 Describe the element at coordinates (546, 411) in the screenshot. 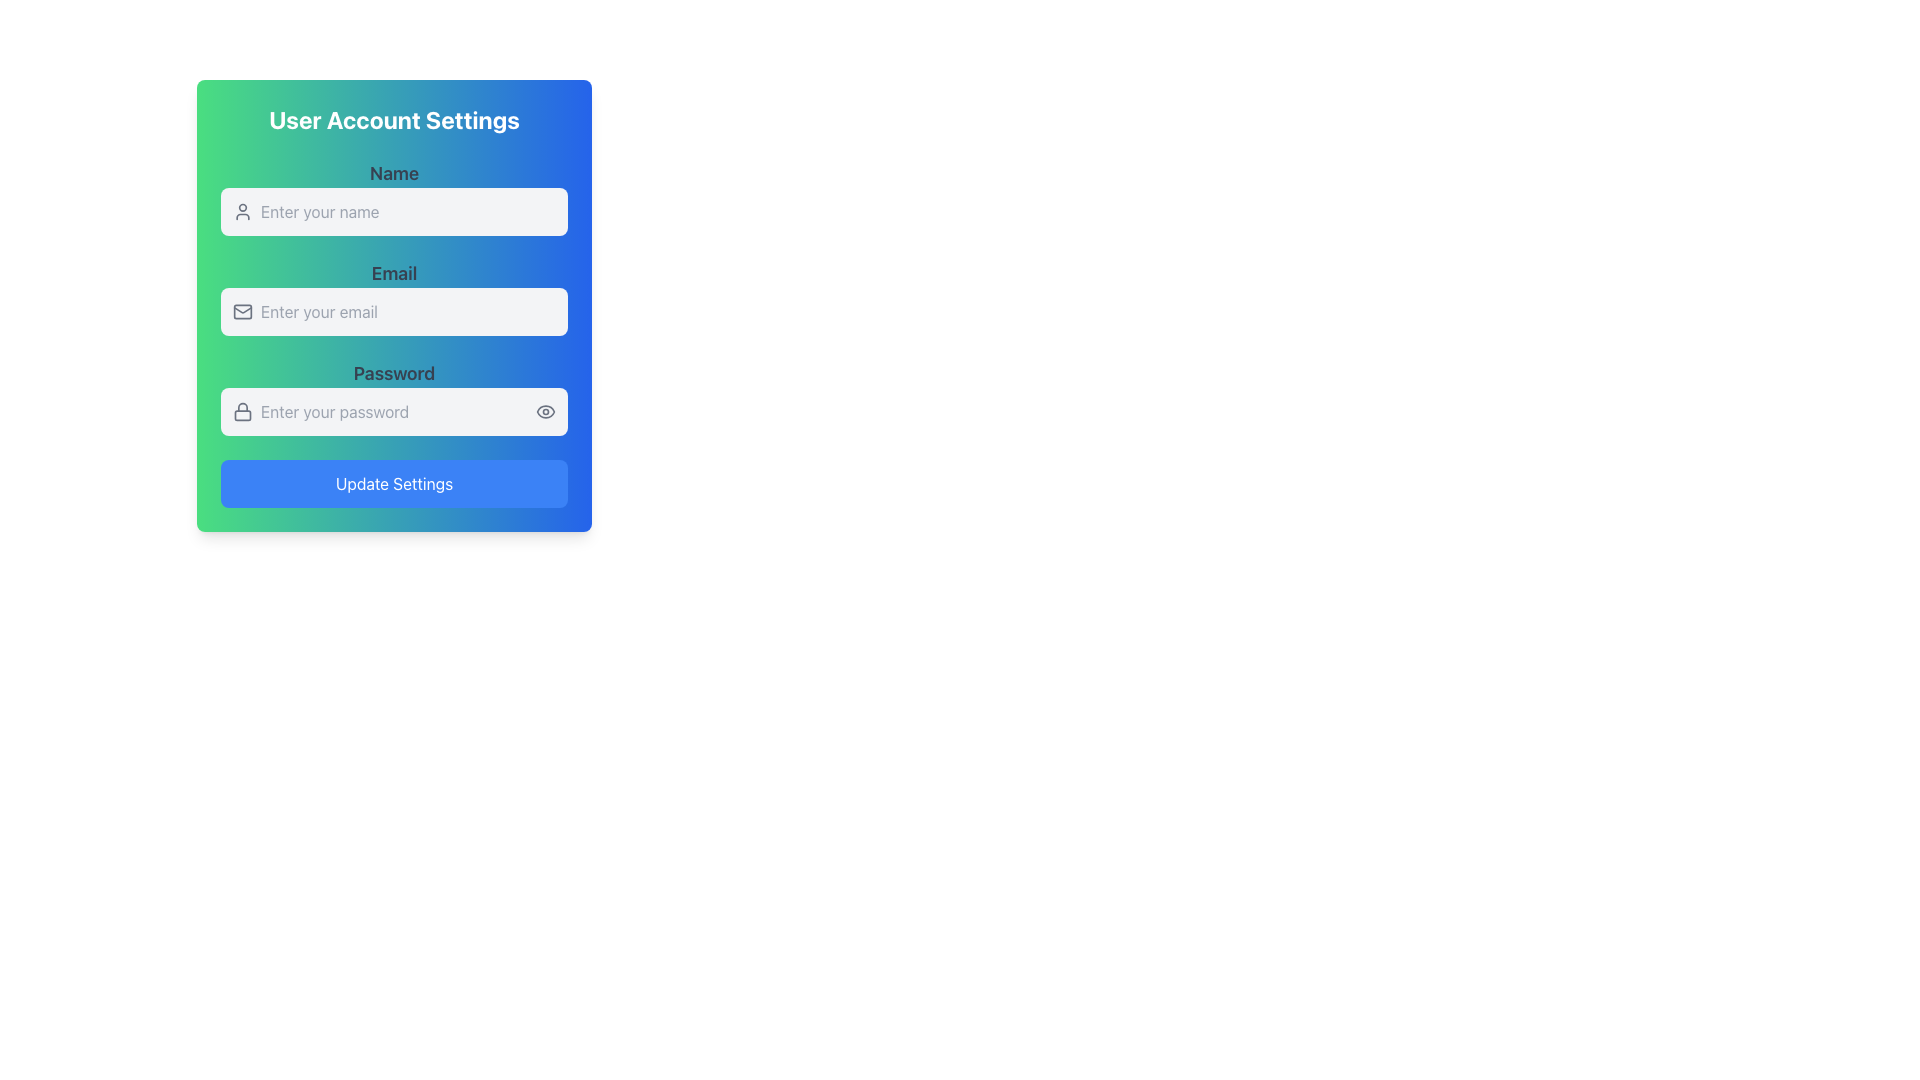

I see `the eye icon button` at that location.